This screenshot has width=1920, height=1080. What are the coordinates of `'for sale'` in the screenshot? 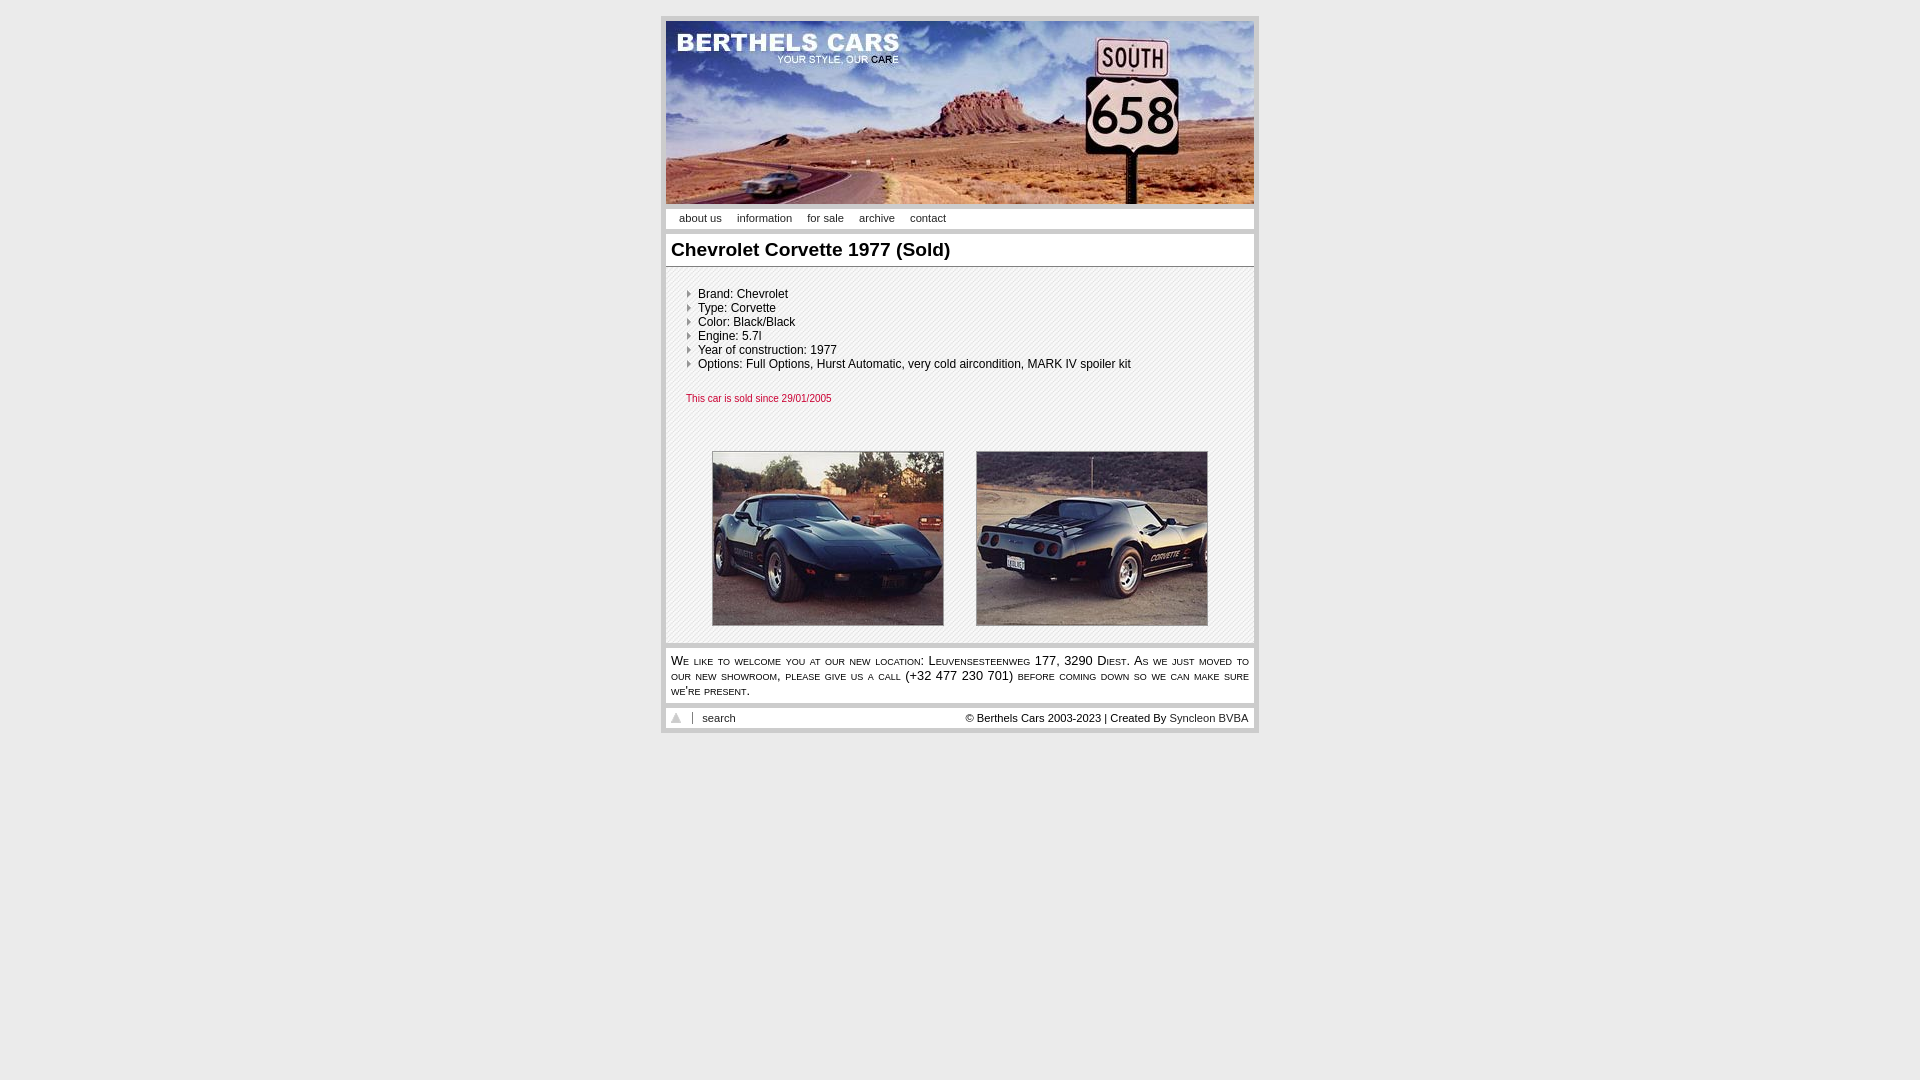 It's located at (806, 218).